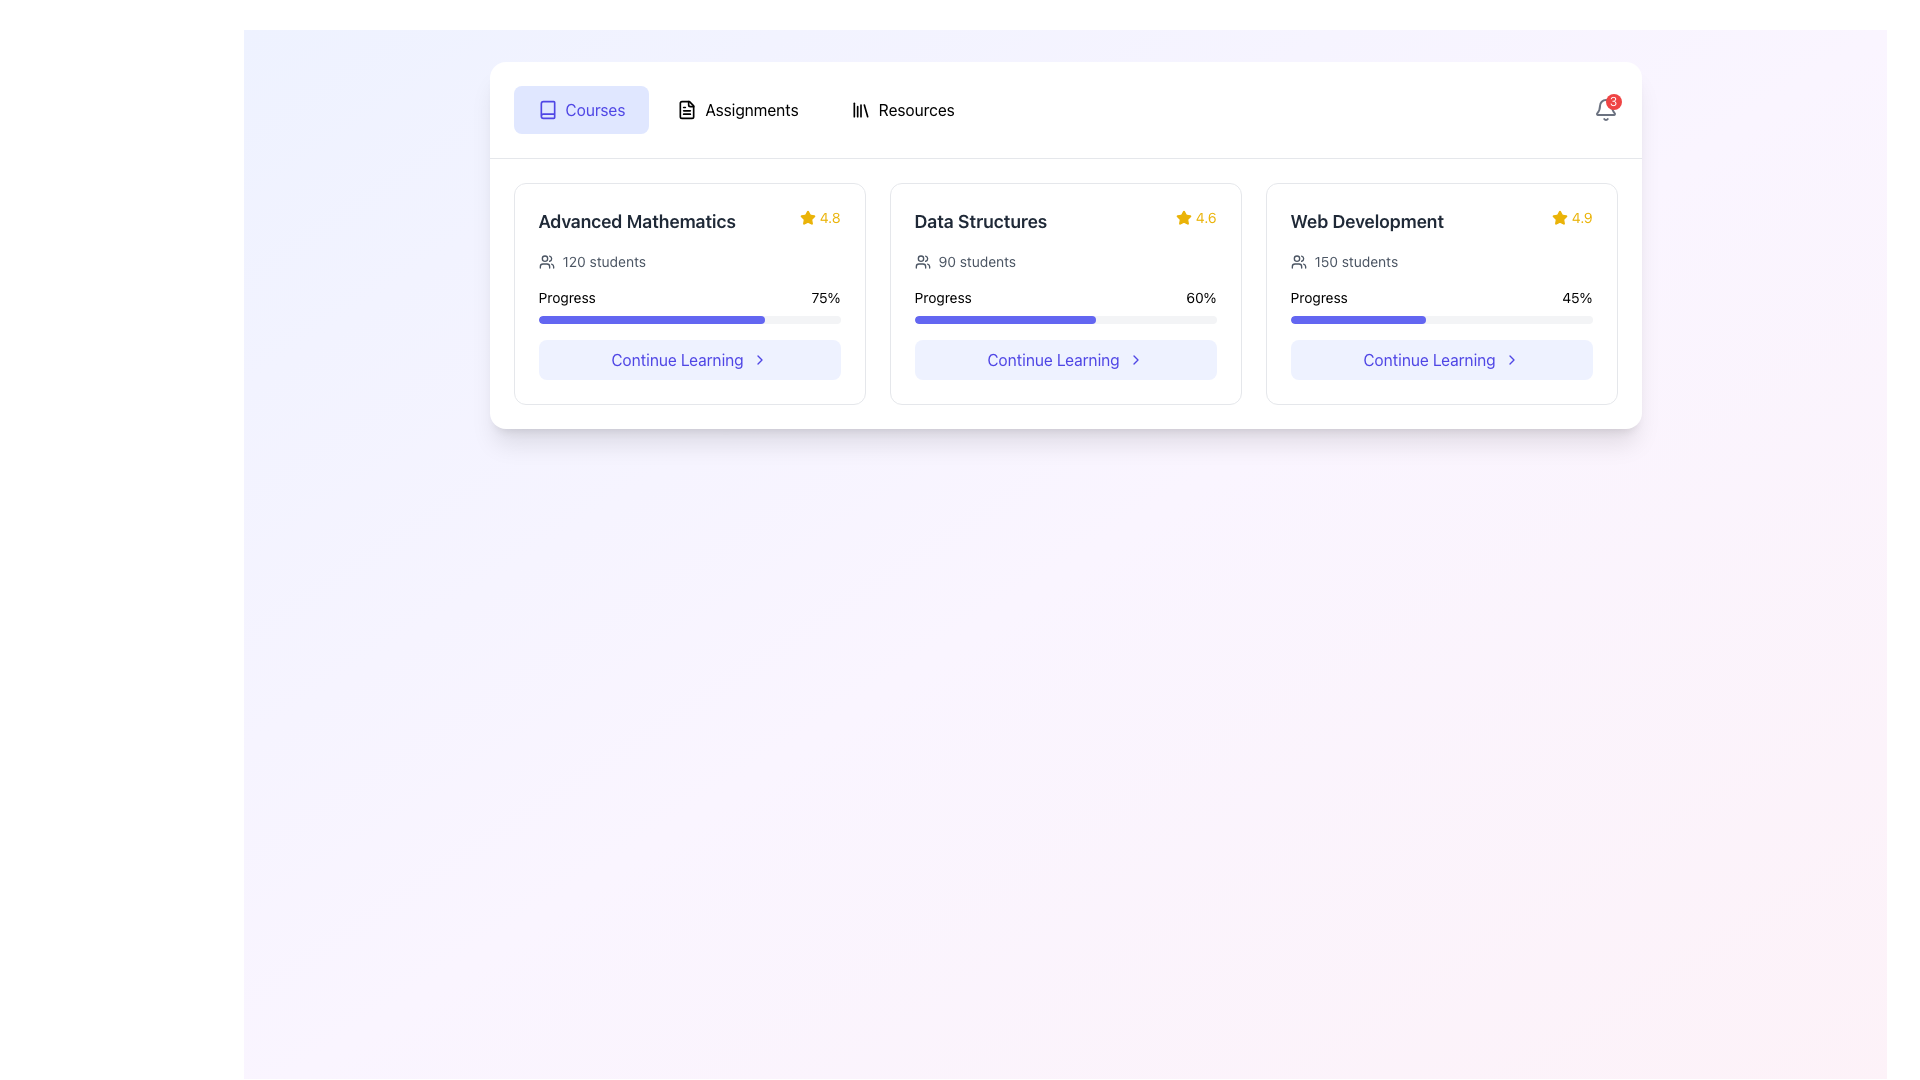 The image size is (1920, 1080). I want to click on the 'Resources' icon located in the navigation bar at the top center of the interface, positioned to the right of the 'Assignments' tab, so click(860, 110).